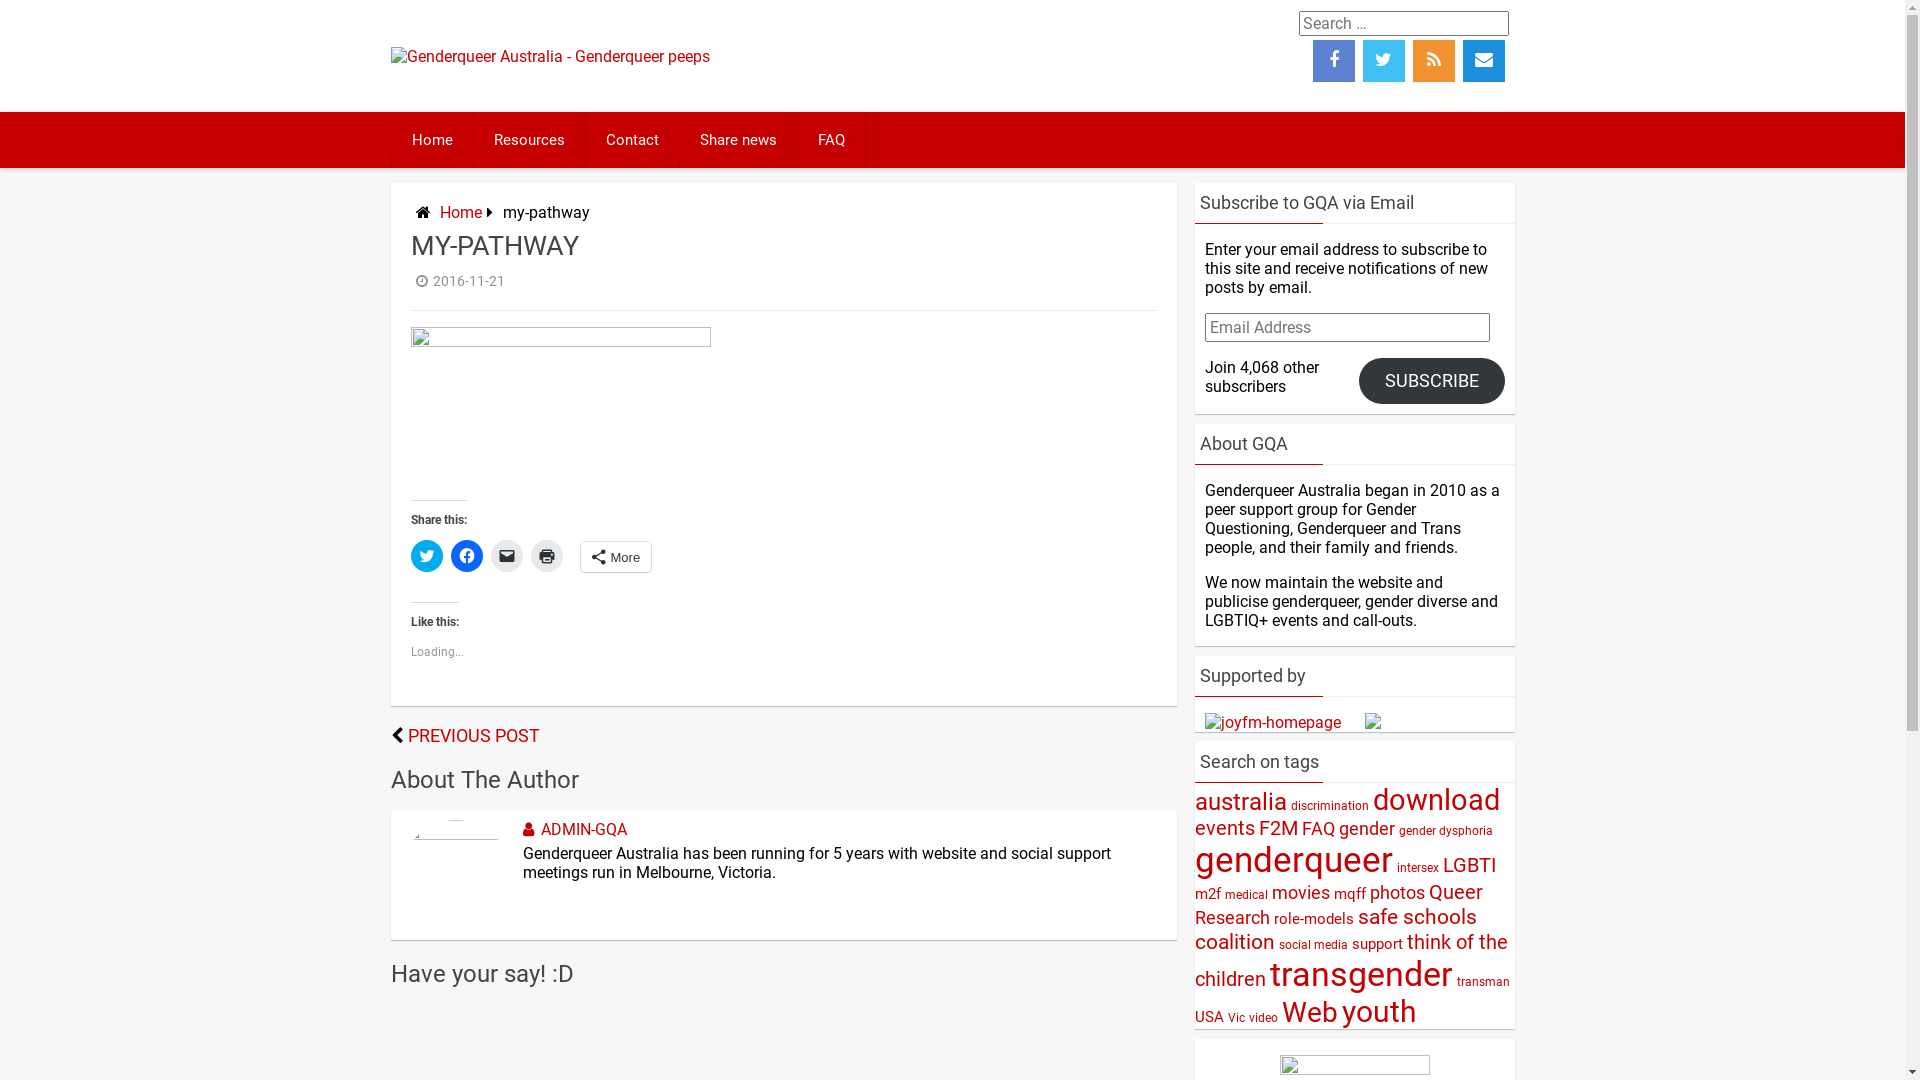  Describe the element at coordinates (1235, 1018) in the screenshot. I see `'Vic'` at that location.